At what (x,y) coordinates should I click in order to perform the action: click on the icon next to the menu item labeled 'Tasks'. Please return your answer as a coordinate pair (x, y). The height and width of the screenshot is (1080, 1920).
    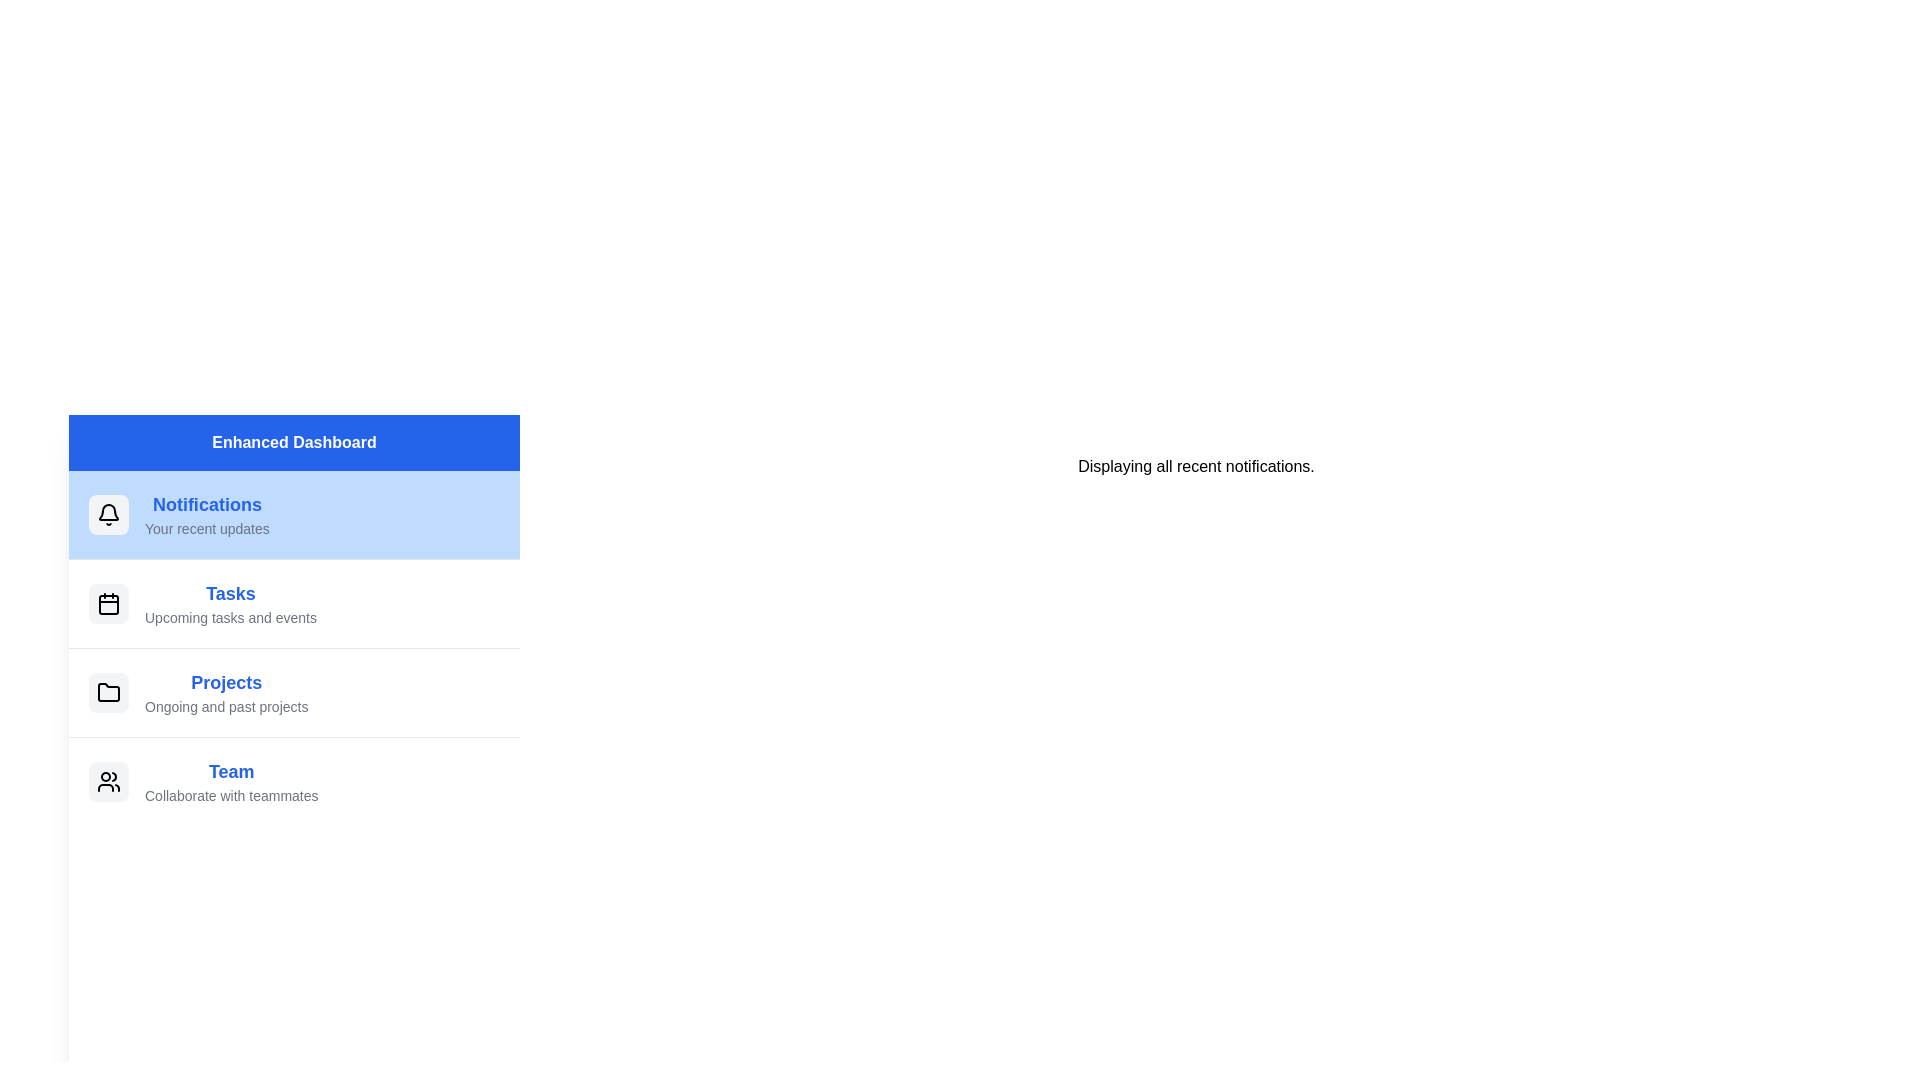
    Looking at the image, I should click on (108, 603).